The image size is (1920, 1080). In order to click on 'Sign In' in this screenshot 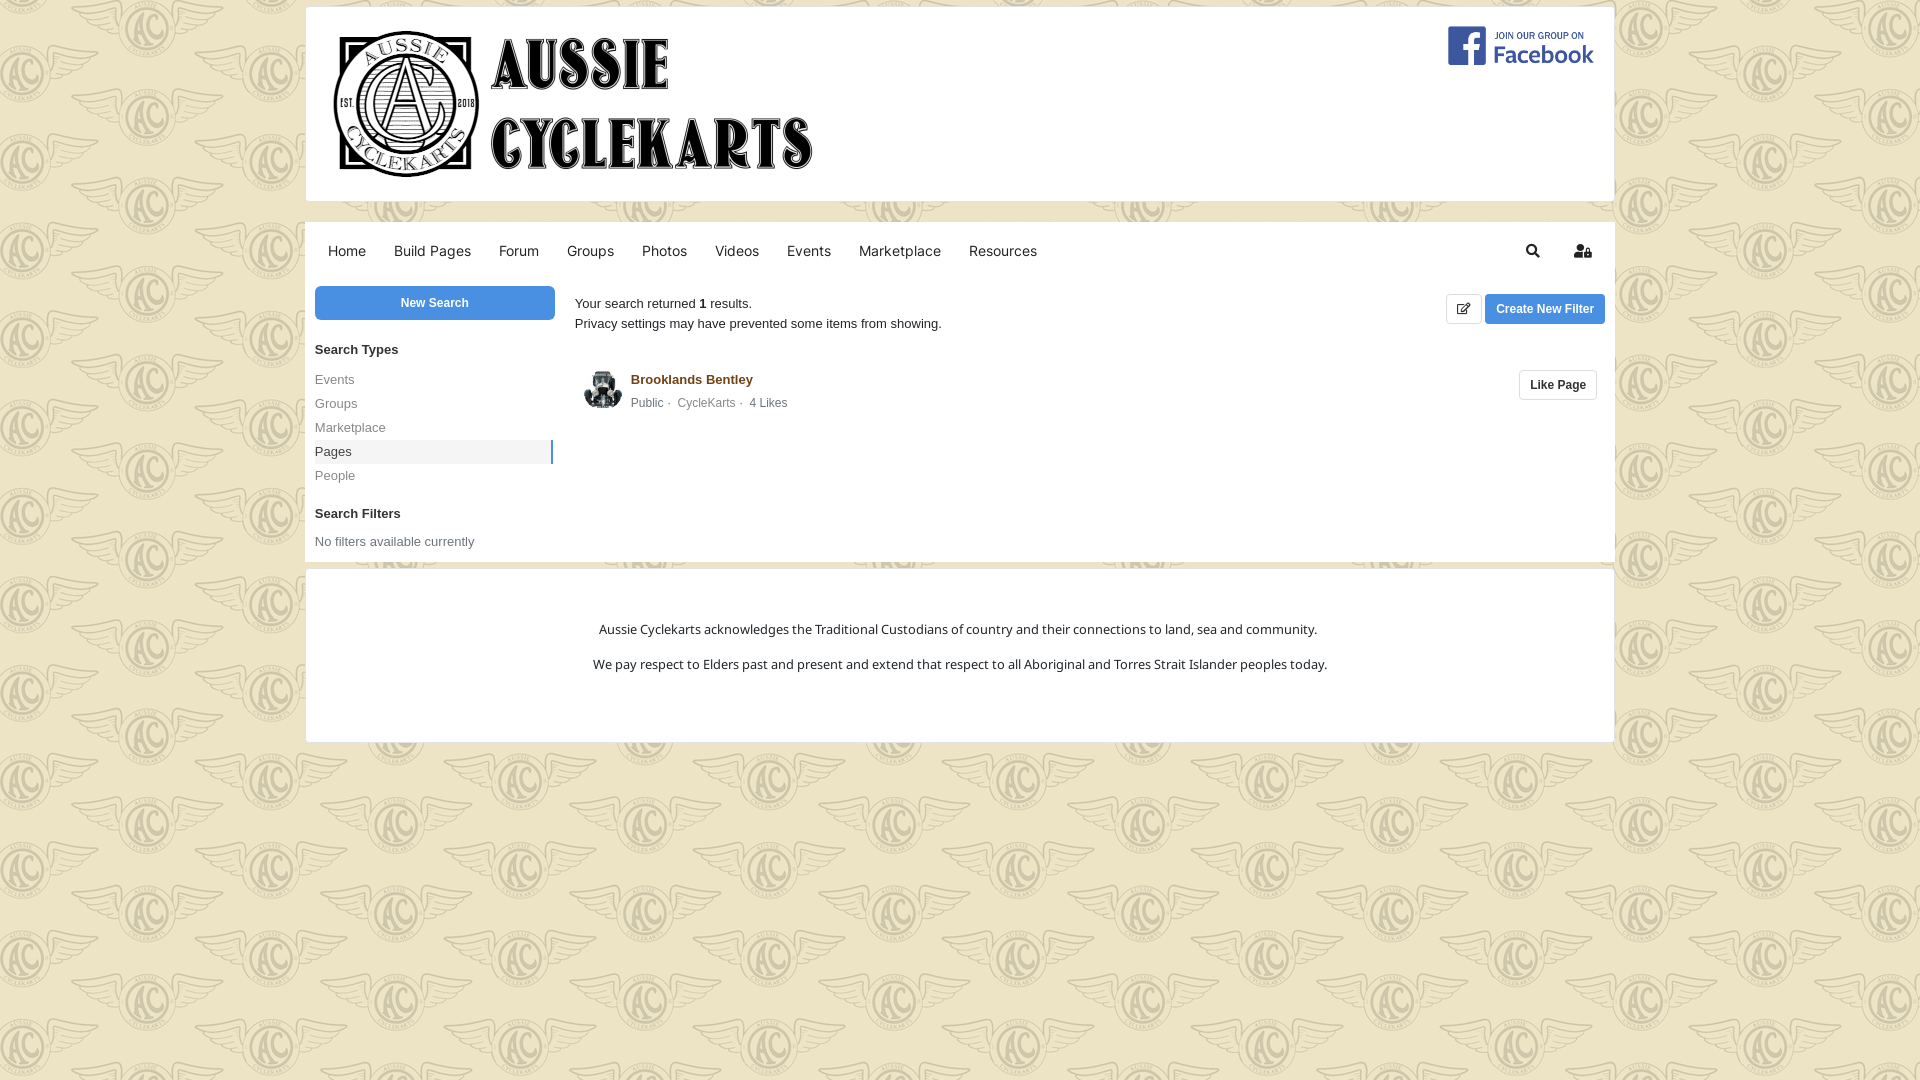, I will do `click(1582, 249)`.